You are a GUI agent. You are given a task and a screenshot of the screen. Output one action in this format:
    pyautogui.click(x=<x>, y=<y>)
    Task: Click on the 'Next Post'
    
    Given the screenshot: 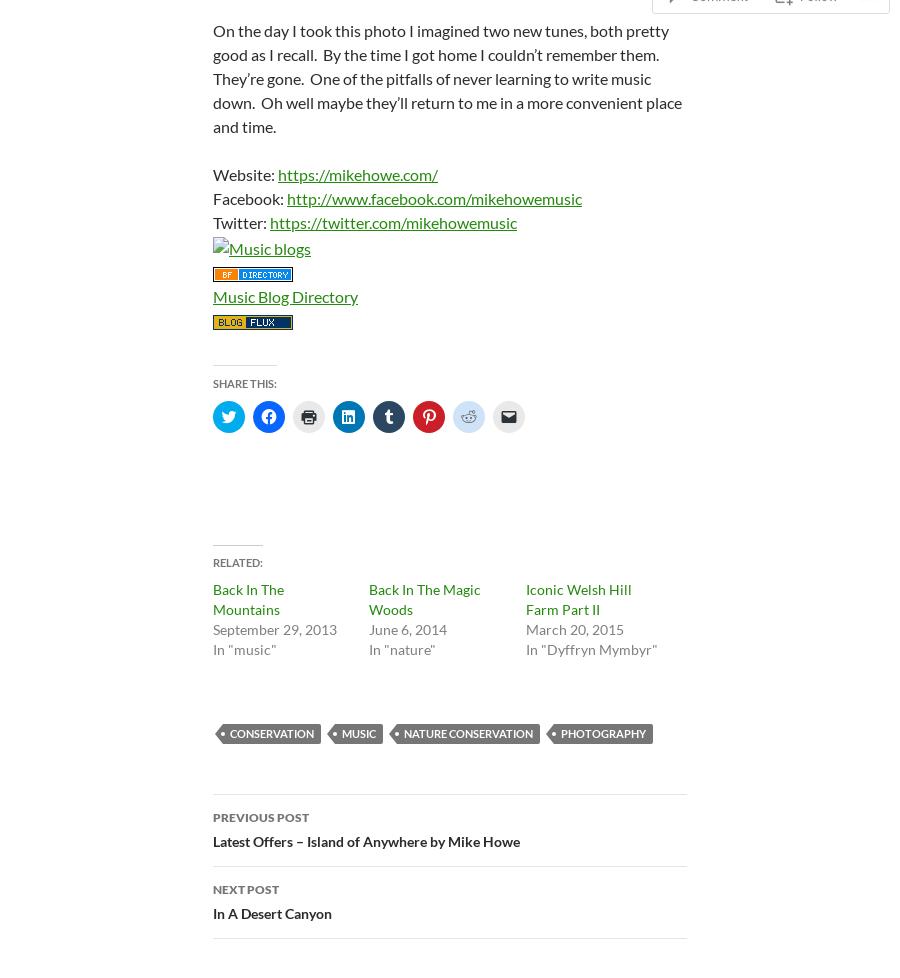 What is the action you would take?
    pyautogui.click(x=244, y=887)
    